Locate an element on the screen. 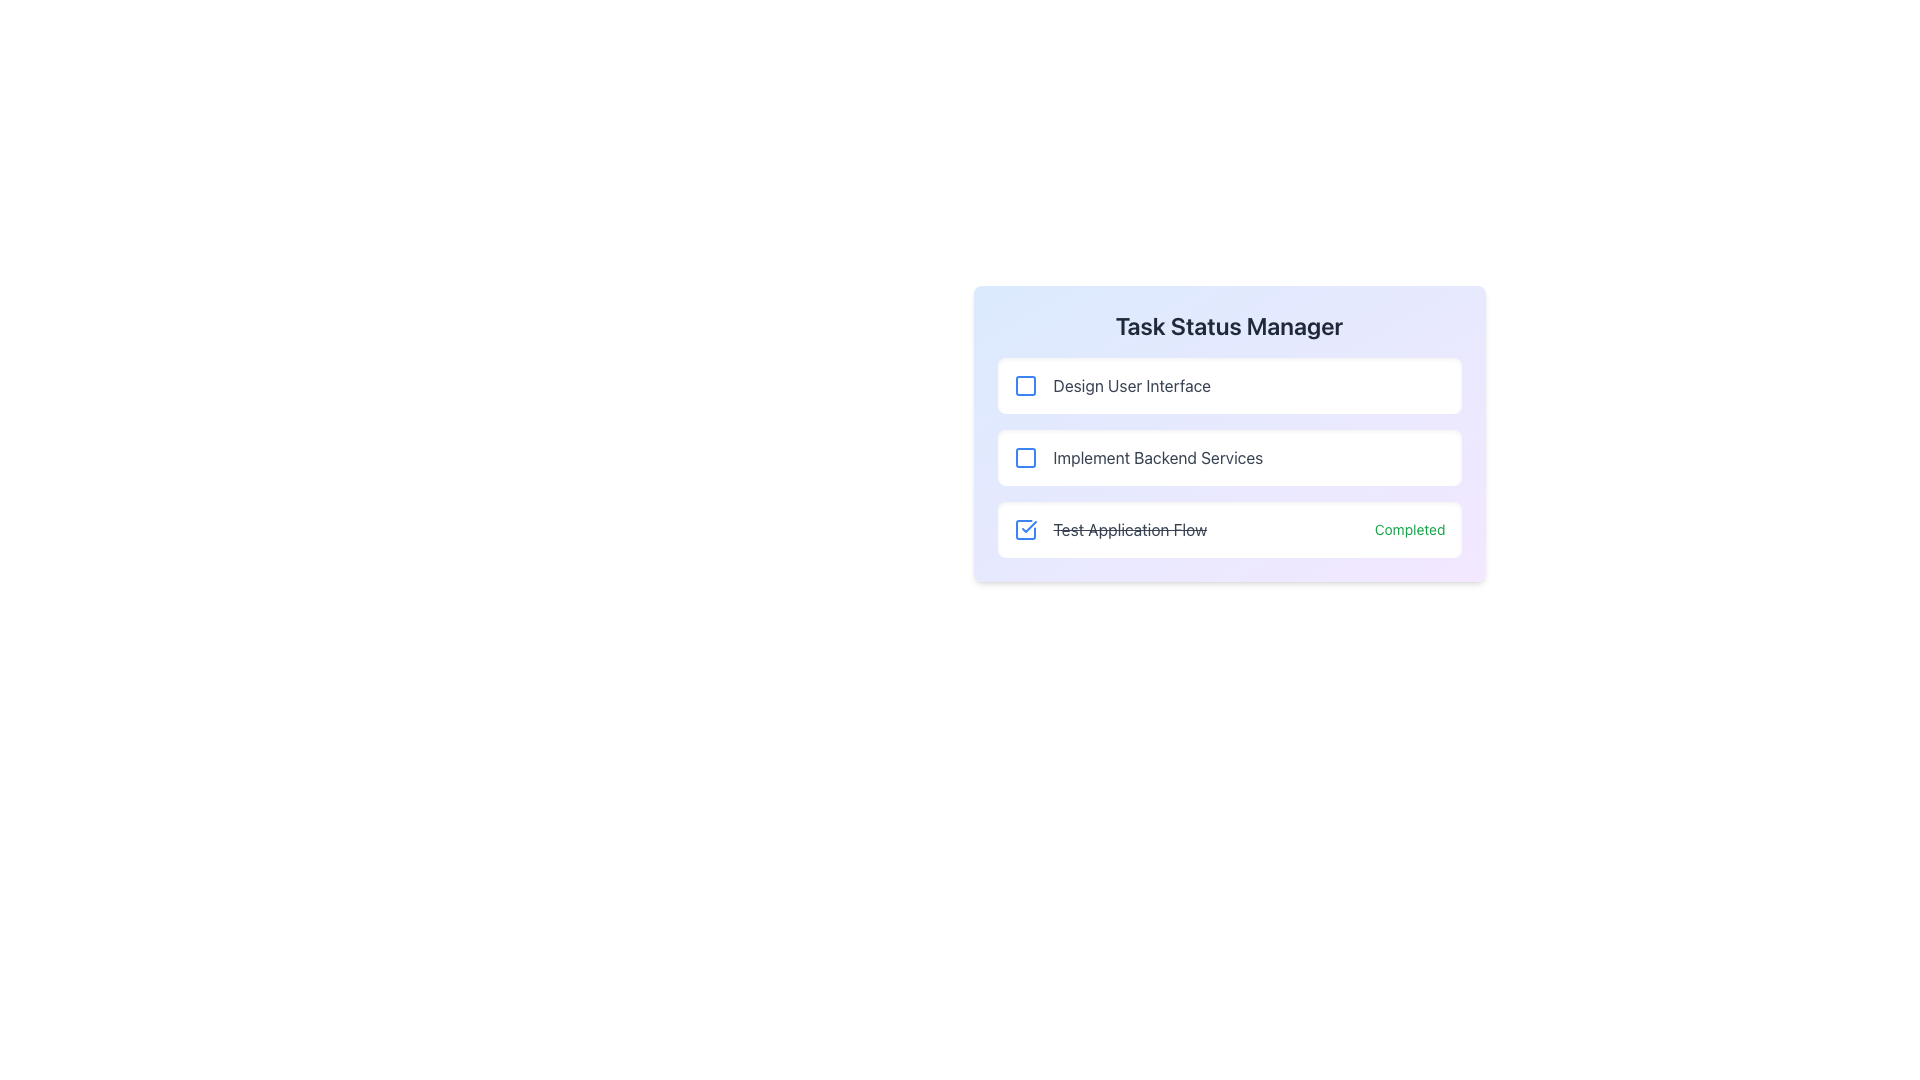 Image resolution: width=1920 pixels, height=1080 pixels. the text label displaying 'Completed' which indicates the status of the task 'Test Application Flow' in green color is located at coordinates (1409, 528).